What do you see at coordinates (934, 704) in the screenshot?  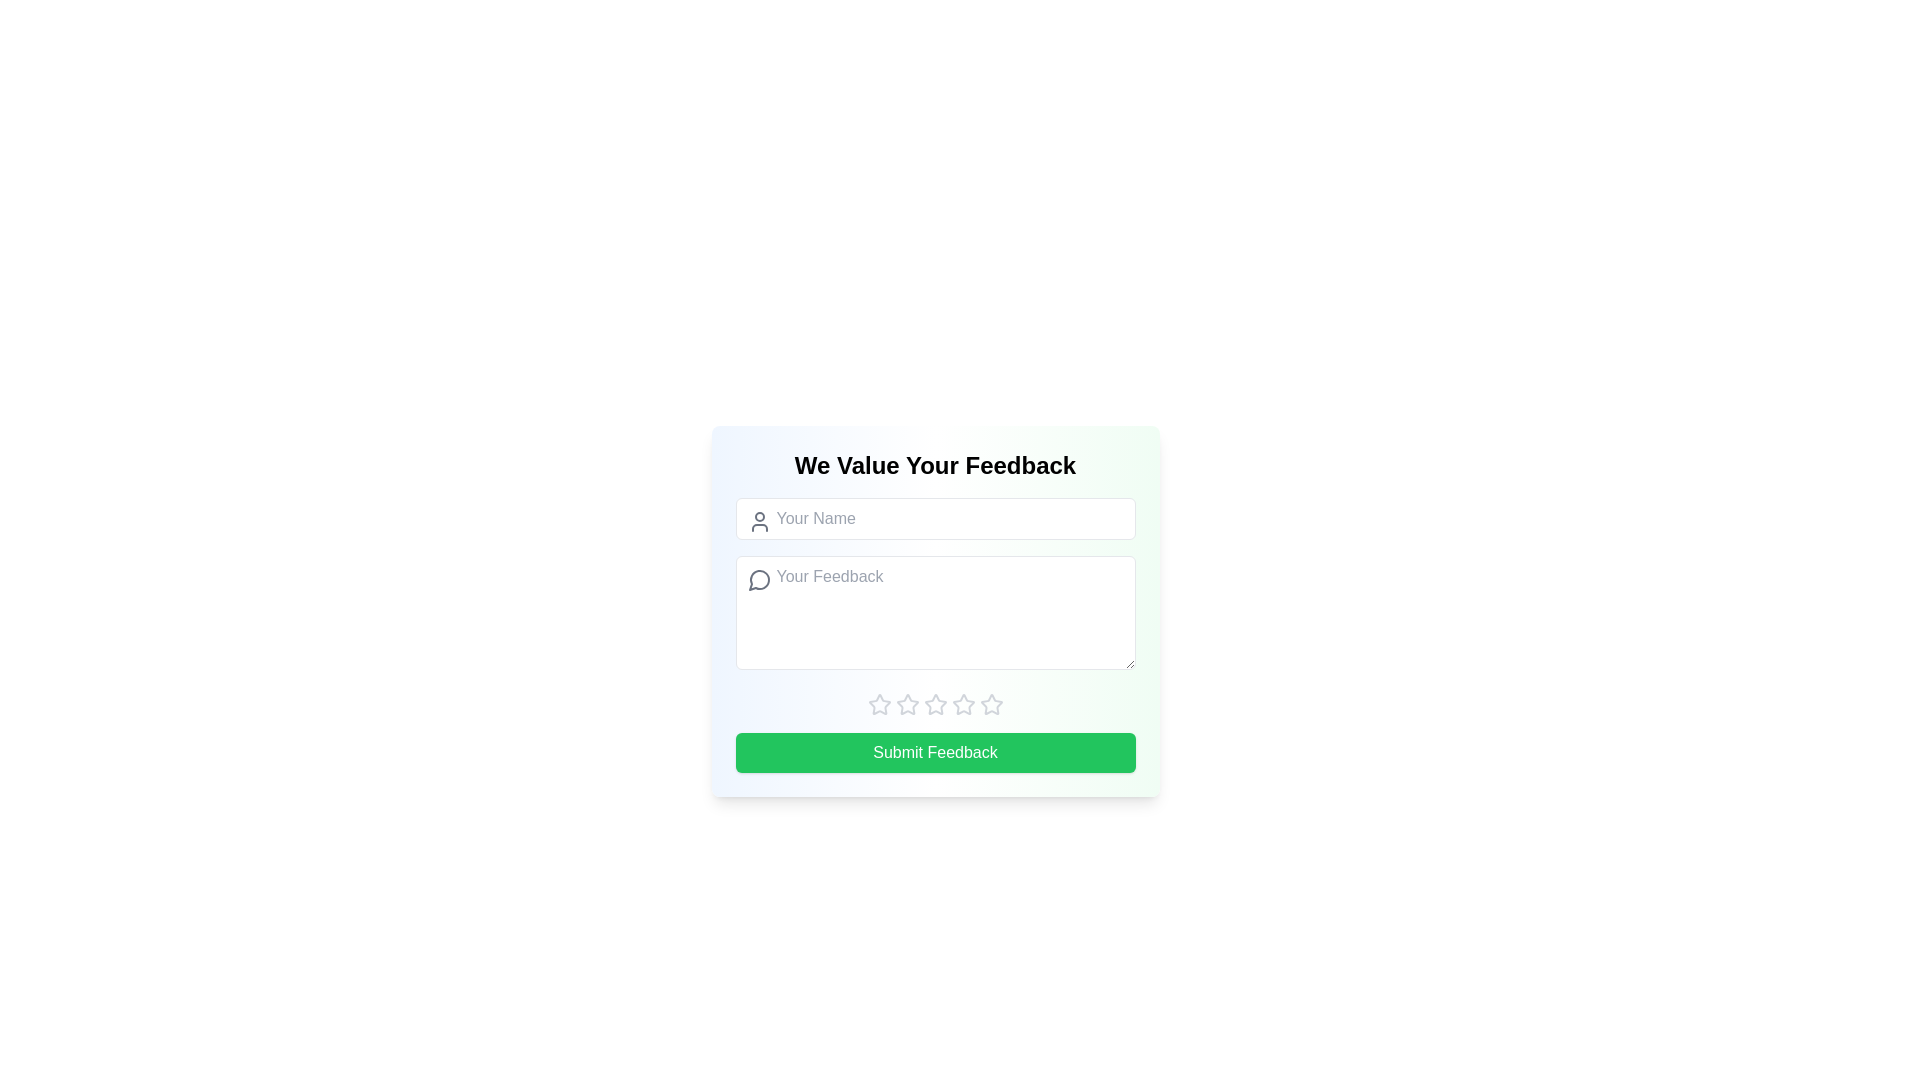 I see `the fourth star icon in the horizontal sequence of rating stars at the center-bottom of the feedback form to provide a rating` at bounding box center [934, 704].